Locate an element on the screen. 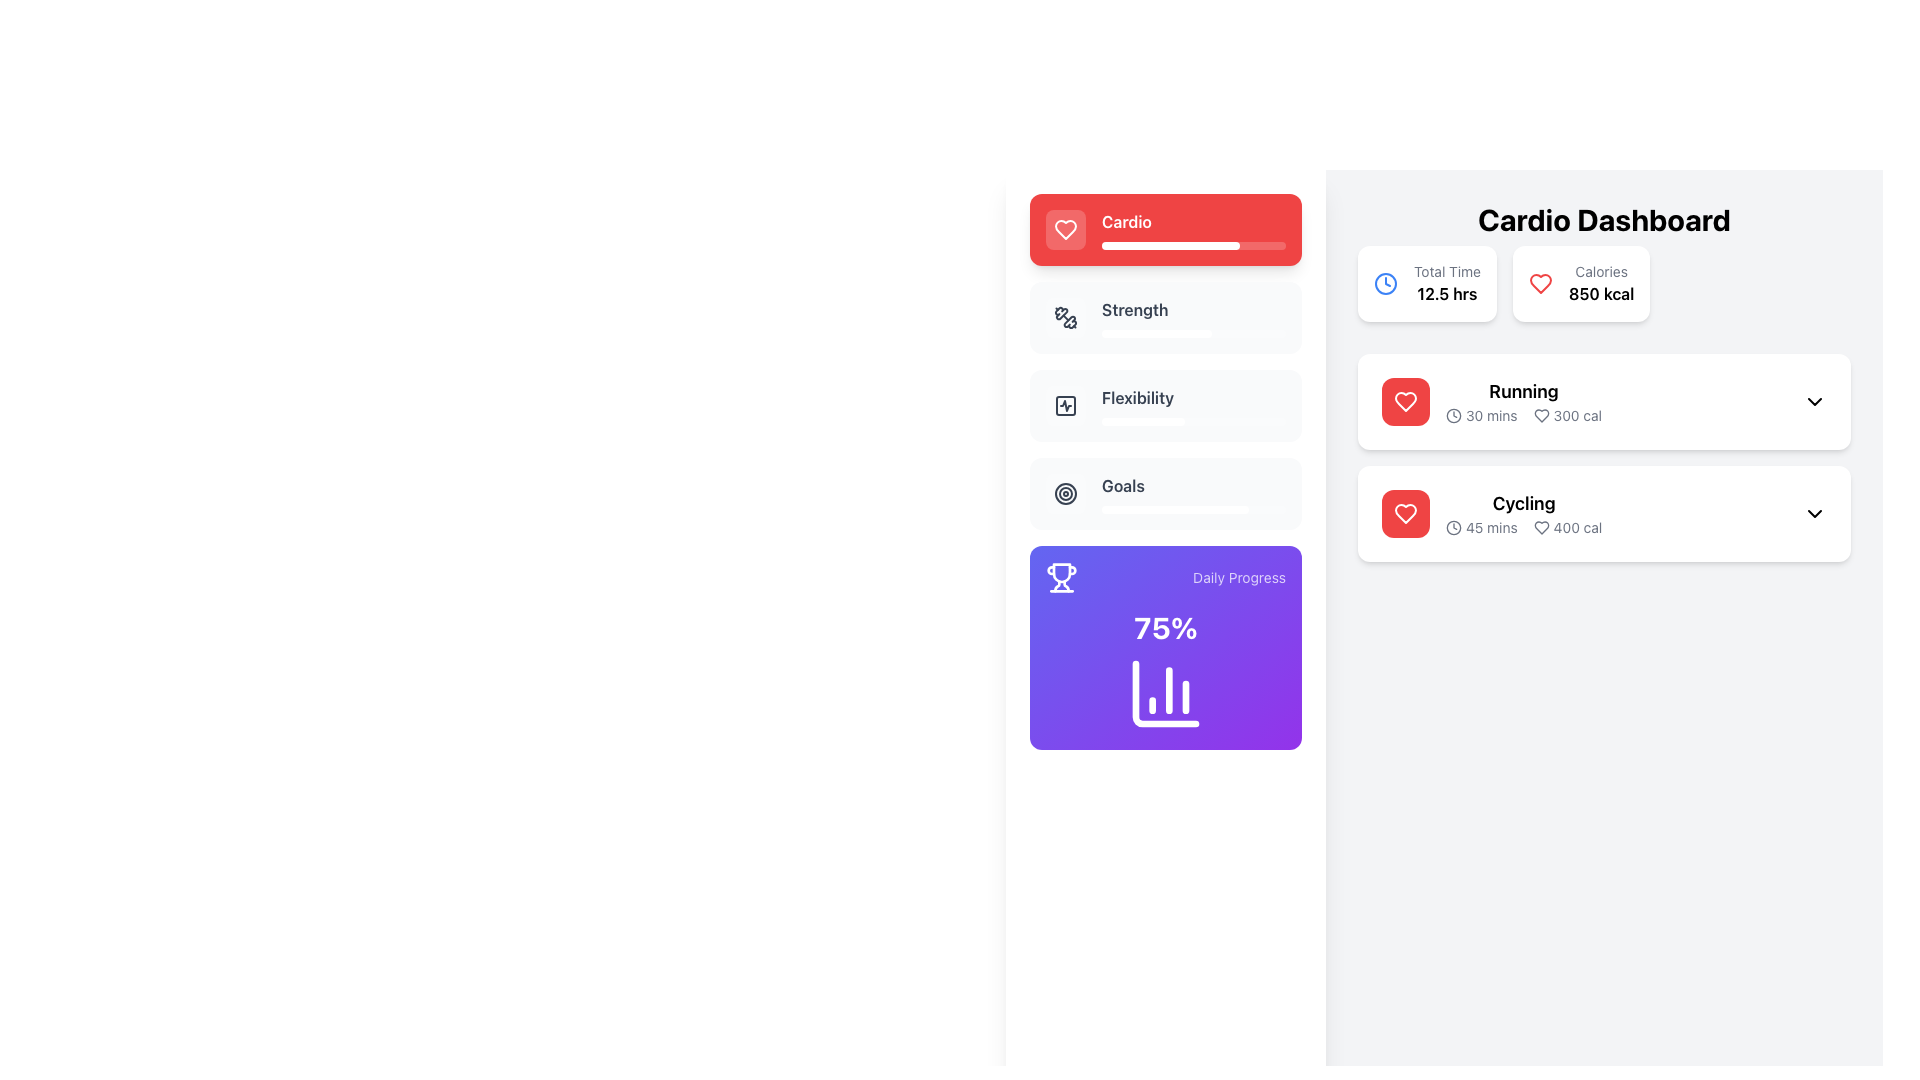 The width and height of the screenshot is (1920, 1080). the progress state of the horizontal progress bar located below the 'Flexibility' heading in the sidebar, which has a white background and a filled portion indicating progress is located at coordinates (1194, 420).